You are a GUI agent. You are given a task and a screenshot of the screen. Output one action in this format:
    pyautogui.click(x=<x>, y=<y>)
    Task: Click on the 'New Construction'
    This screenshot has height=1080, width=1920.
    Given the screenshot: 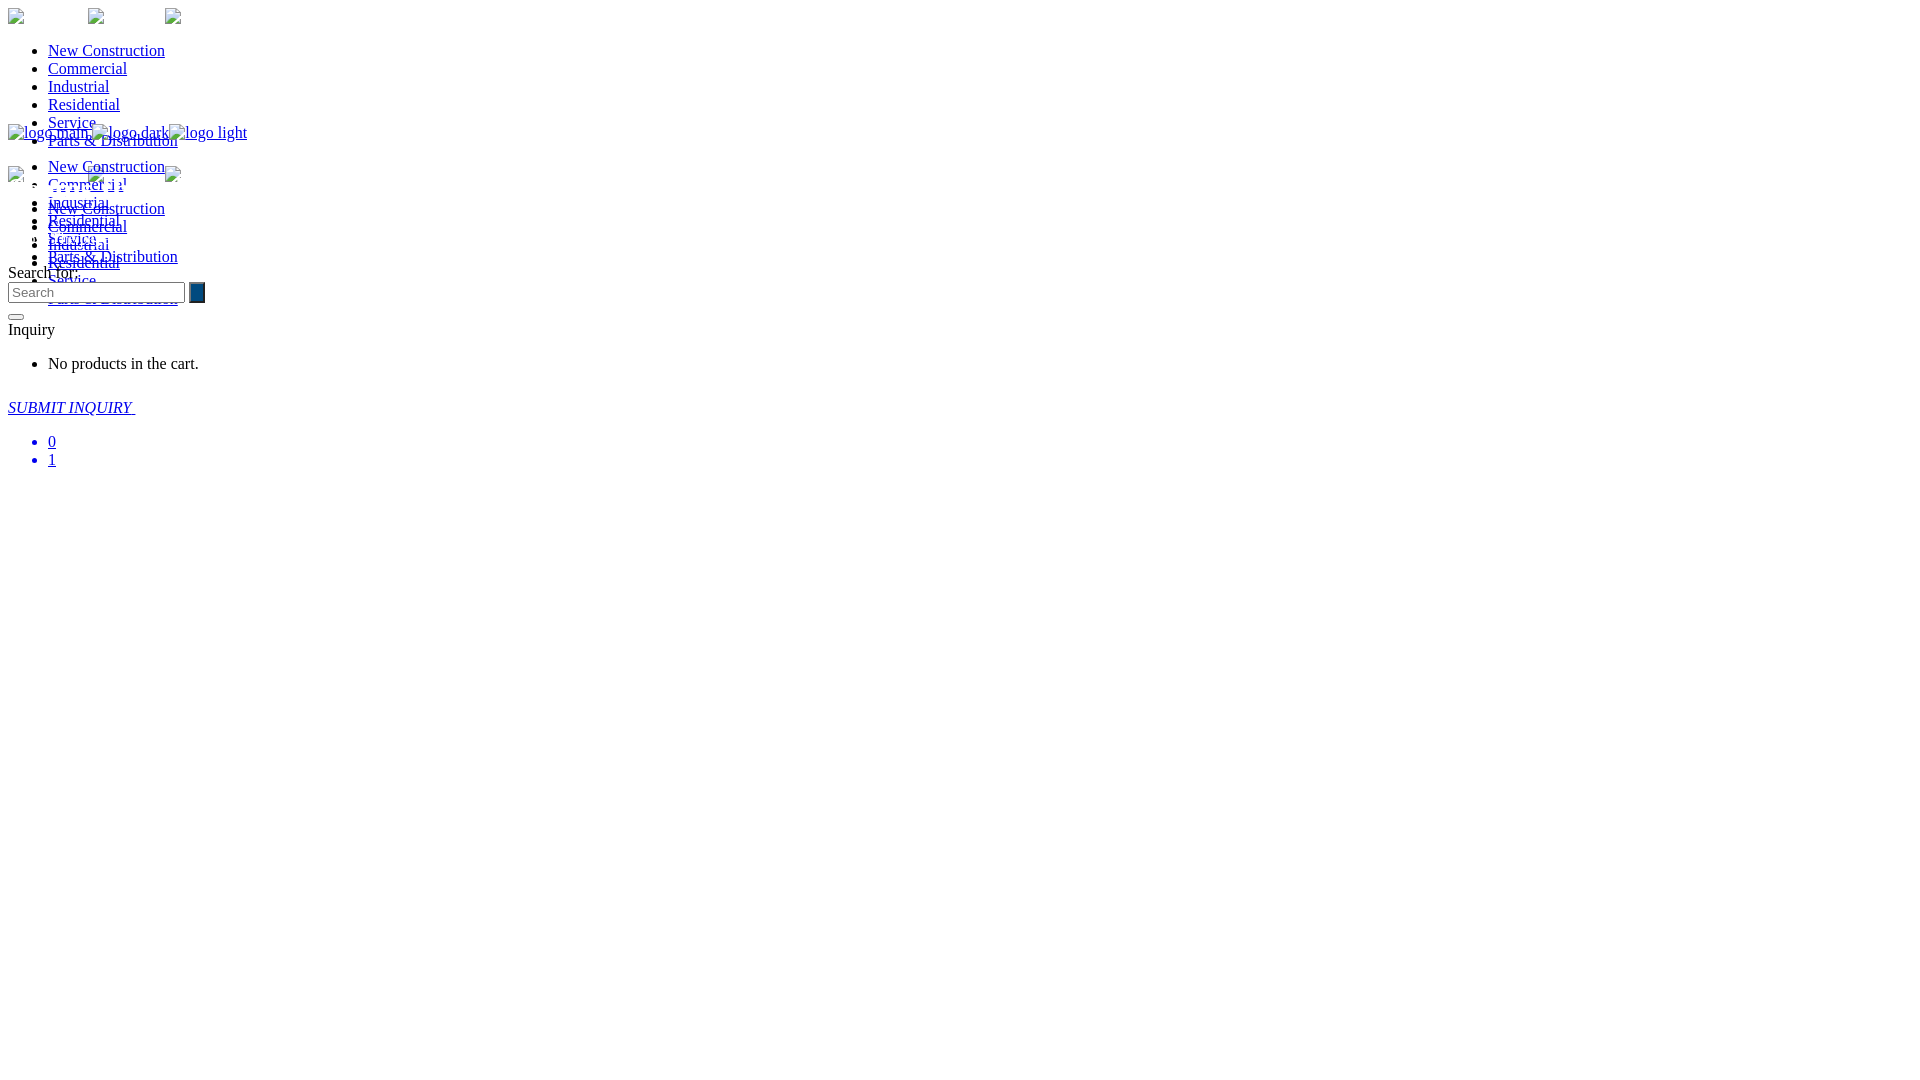 What is the action you would take?
    pyautogui.click(x=48, y=208)
    